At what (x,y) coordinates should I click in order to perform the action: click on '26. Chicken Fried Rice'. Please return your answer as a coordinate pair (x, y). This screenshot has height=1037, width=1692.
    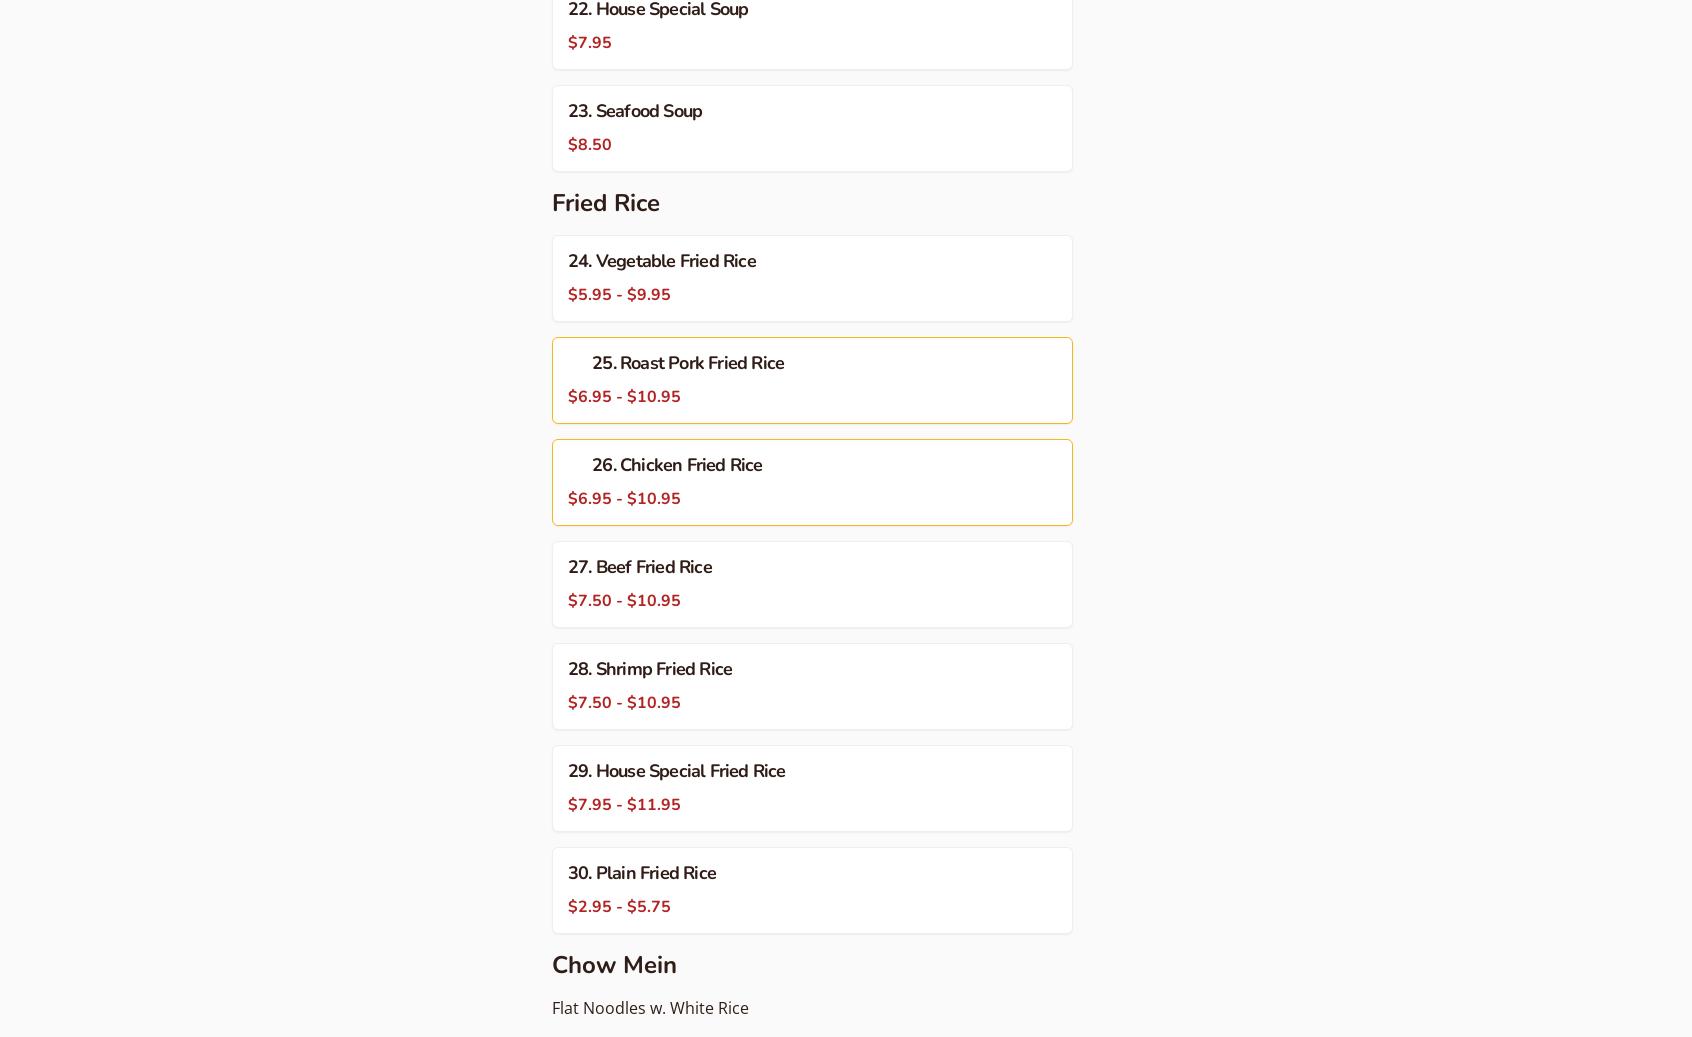
    Looking at the image, I should click on (676, 463).